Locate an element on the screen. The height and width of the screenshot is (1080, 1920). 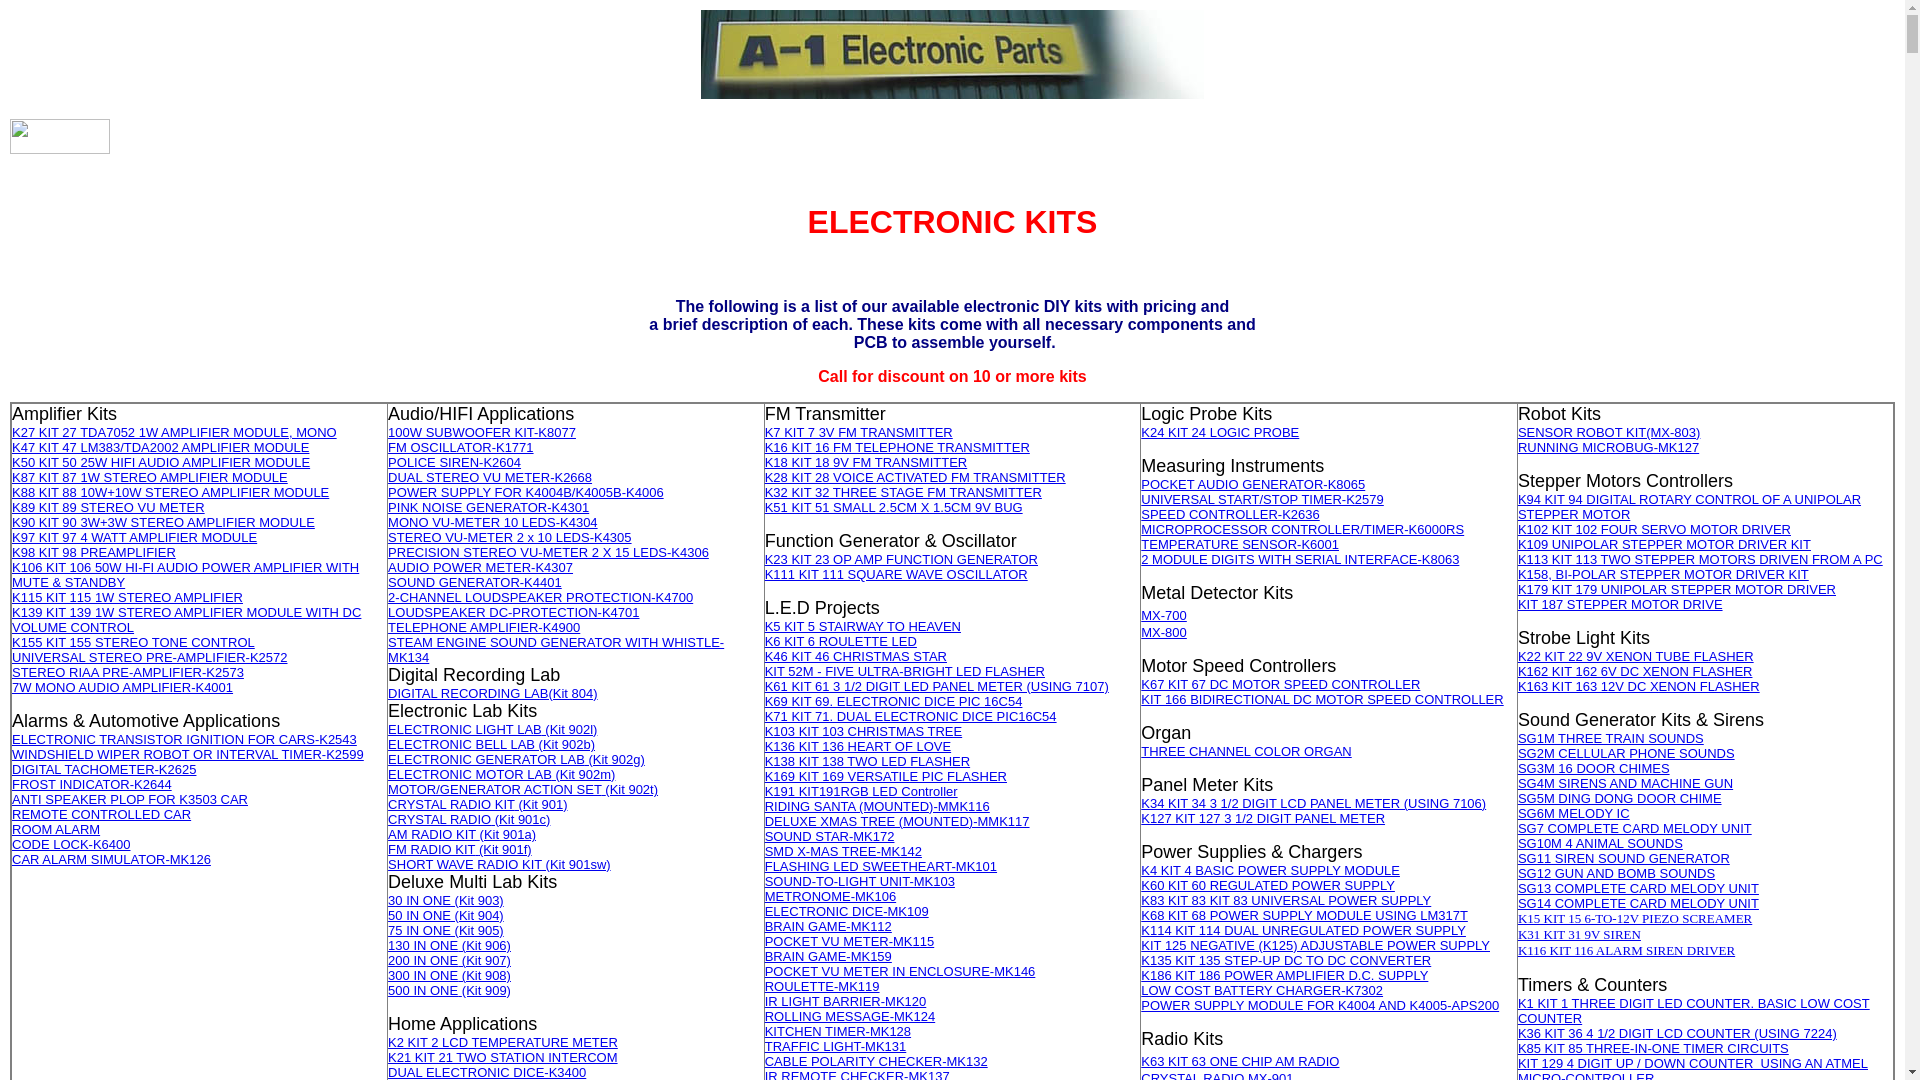
'MICROPROCESSOR CONTROLLER/TIMER-K6000RS' is located at coordinates (1302, 528).